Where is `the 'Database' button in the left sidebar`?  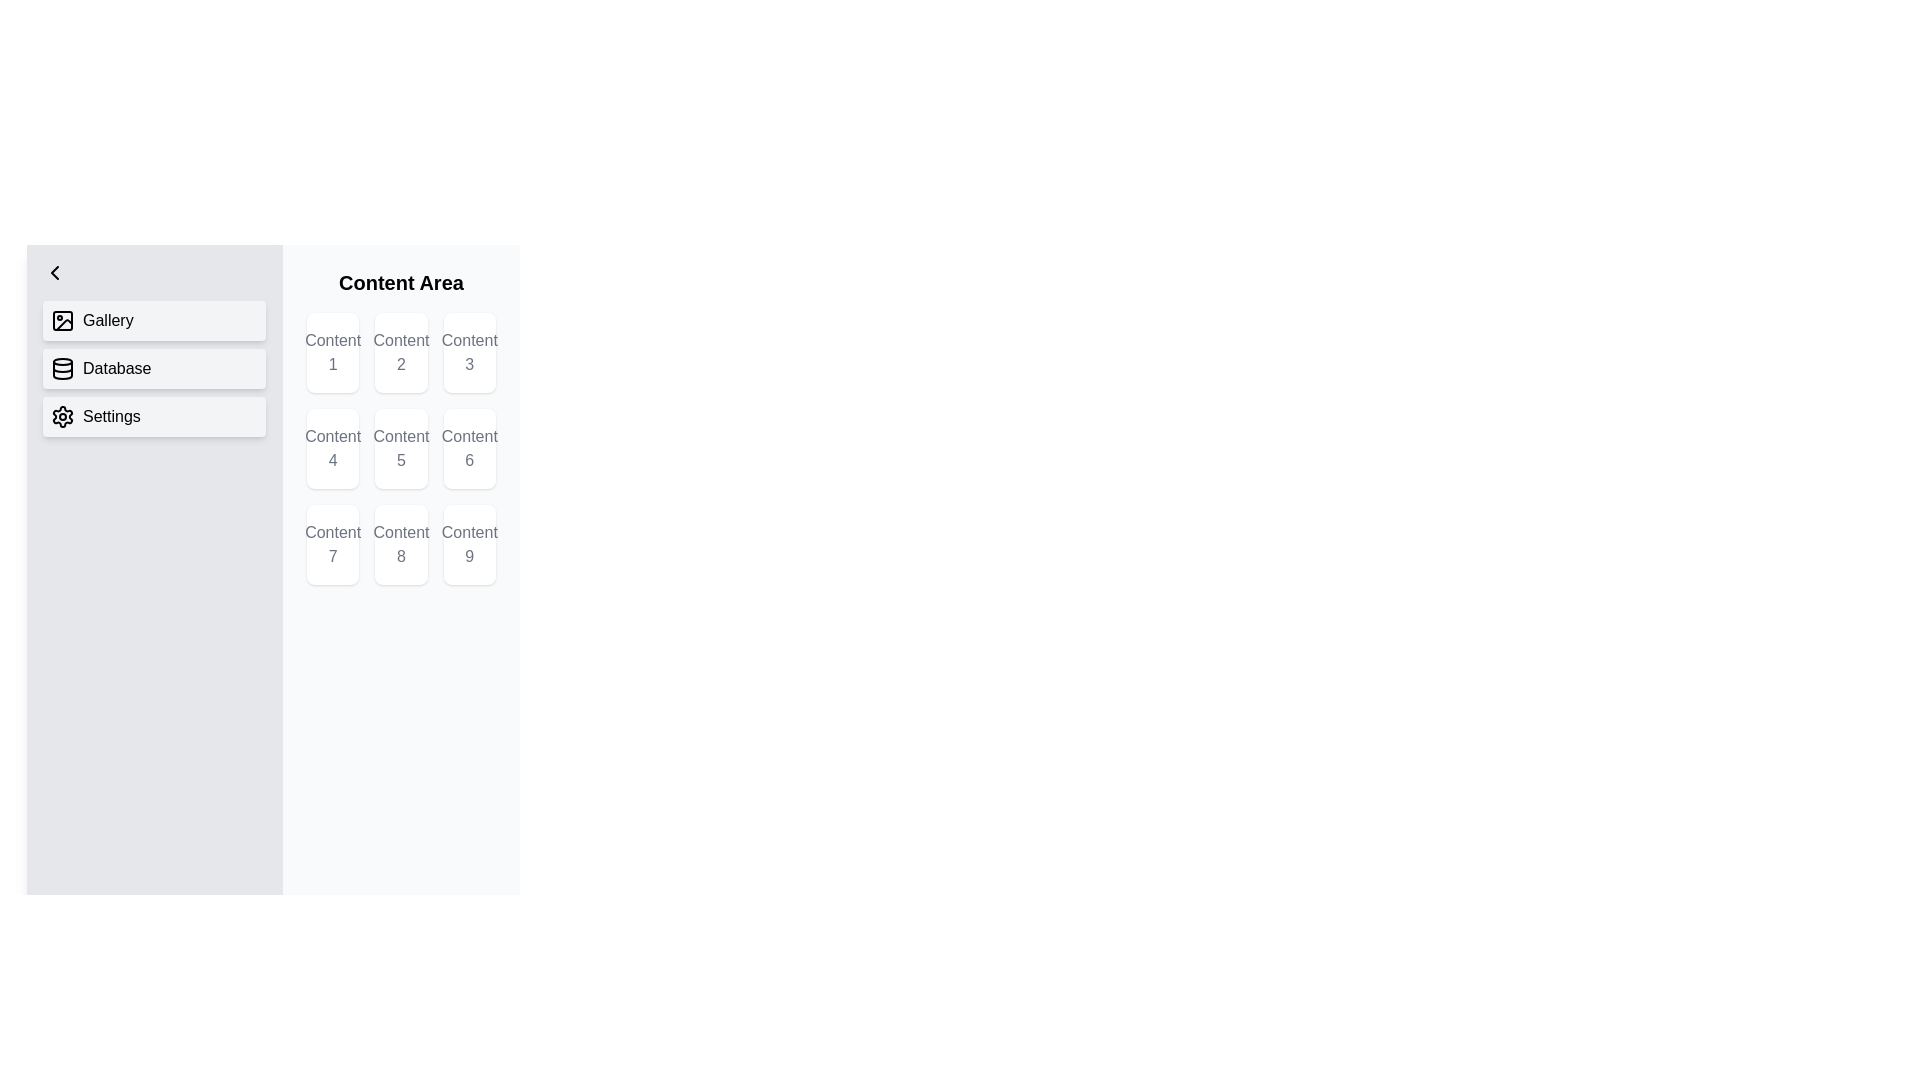 the 'Database' button in the left sidebar is located at coordinates (116, 369).